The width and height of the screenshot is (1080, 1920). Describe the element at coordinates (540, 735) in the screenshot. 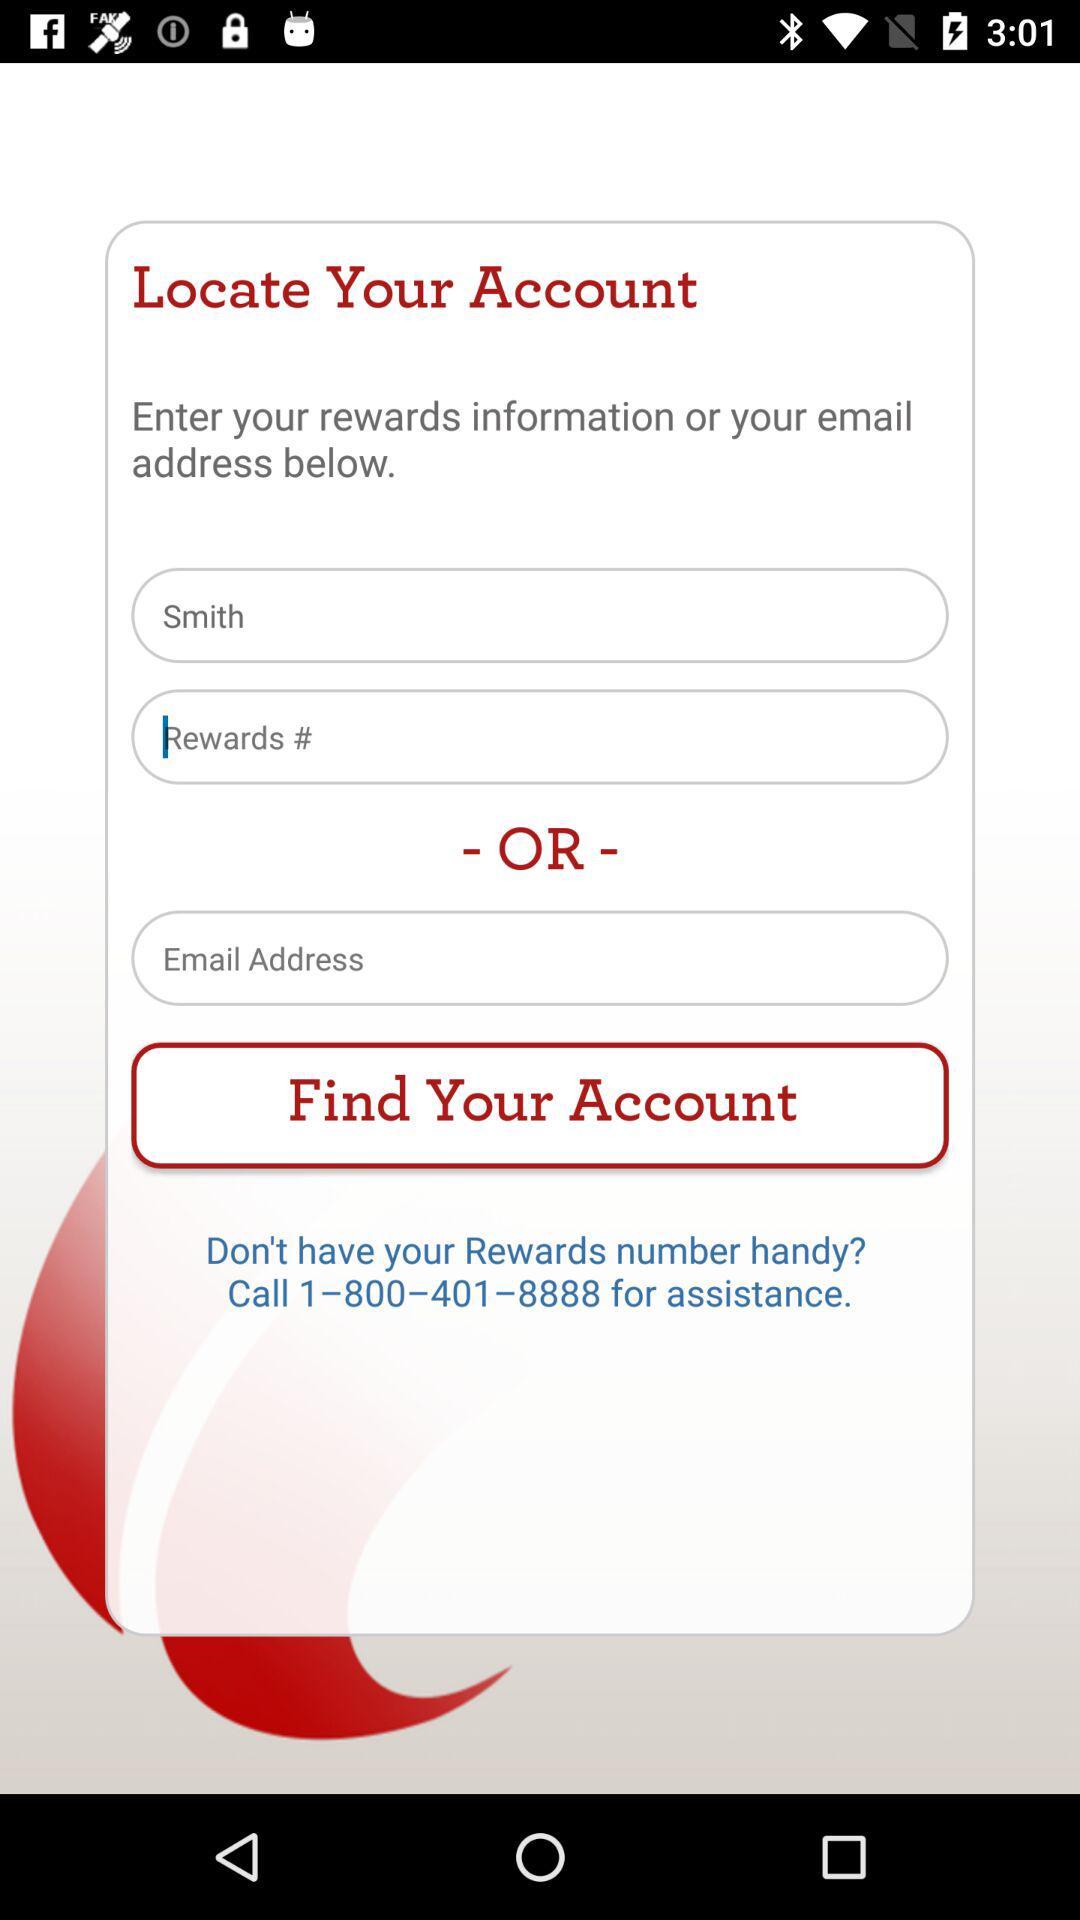

I see `rewards option` at that location.